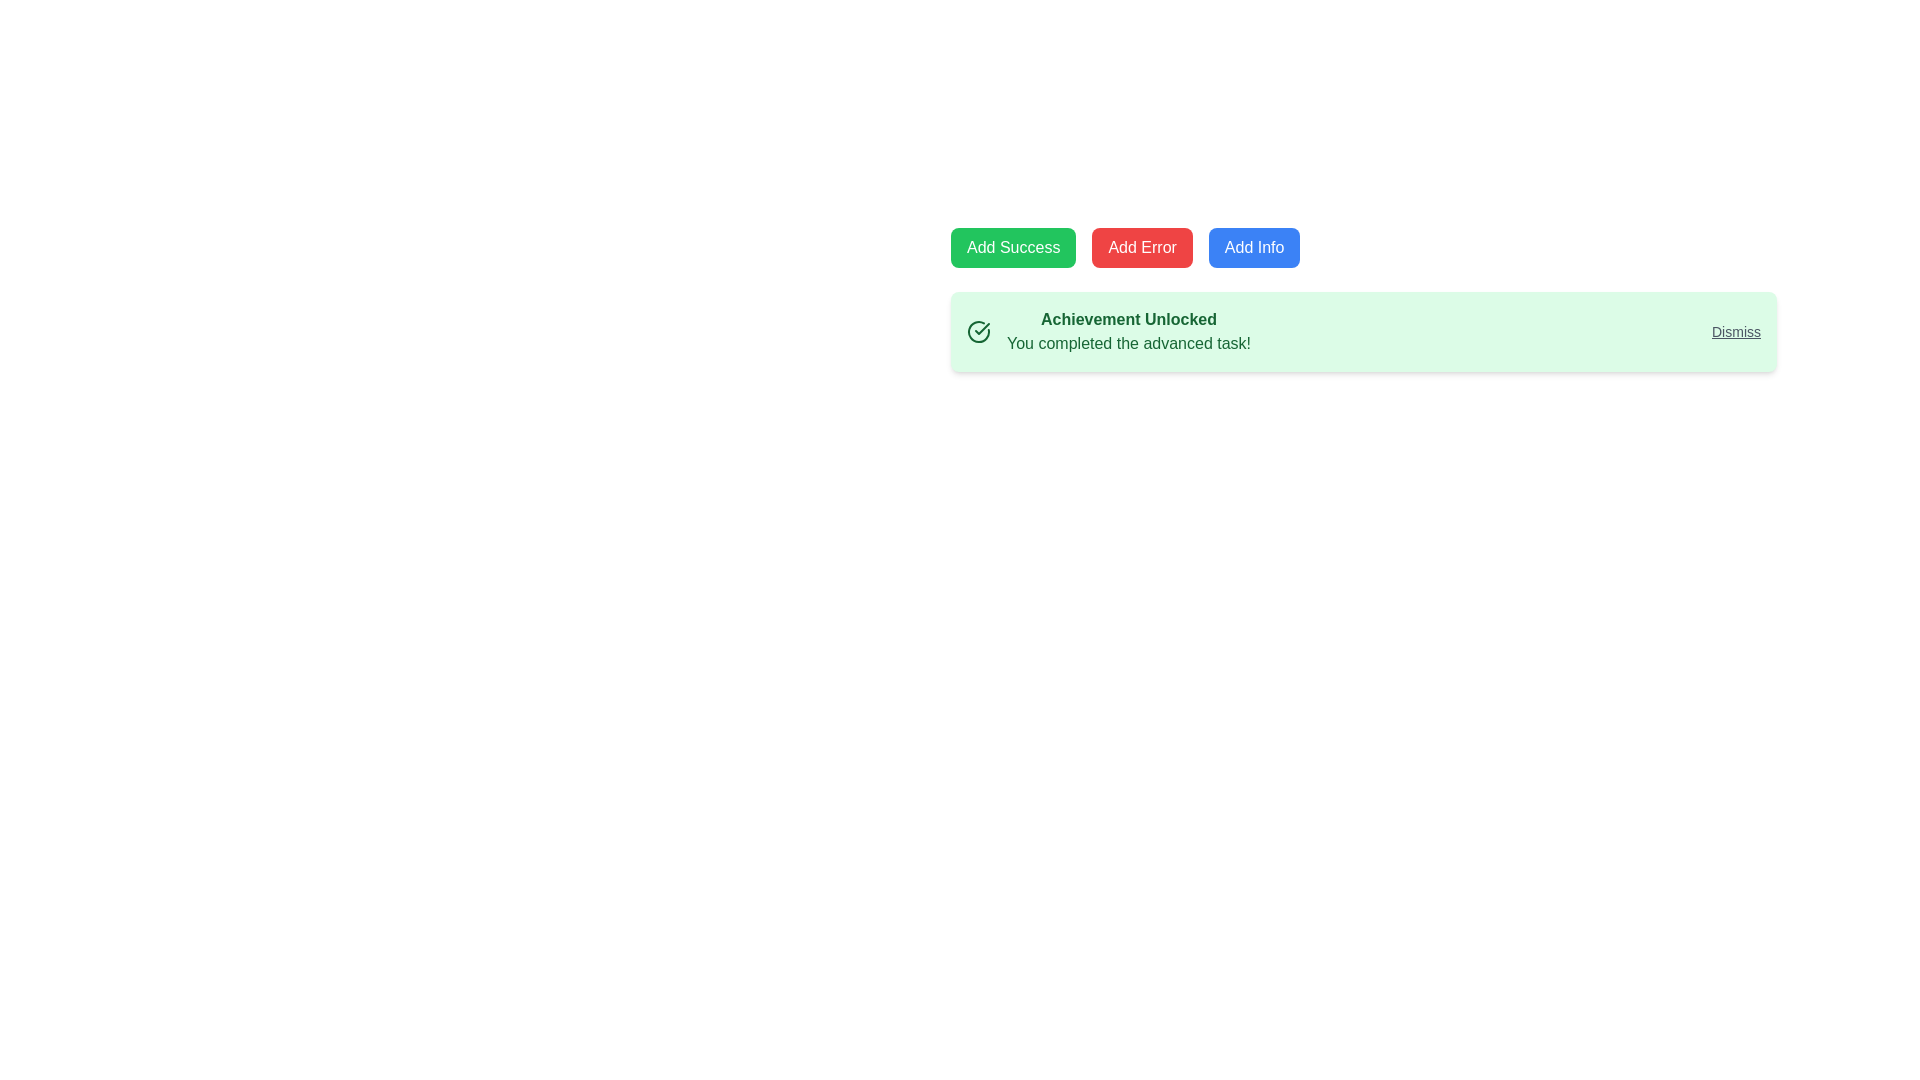  I want to click on the prominent heading text element displaying 'Achievement Unlocked' in bold dark green font, located at the top-left of the light green notification card, so click(1128, 319).